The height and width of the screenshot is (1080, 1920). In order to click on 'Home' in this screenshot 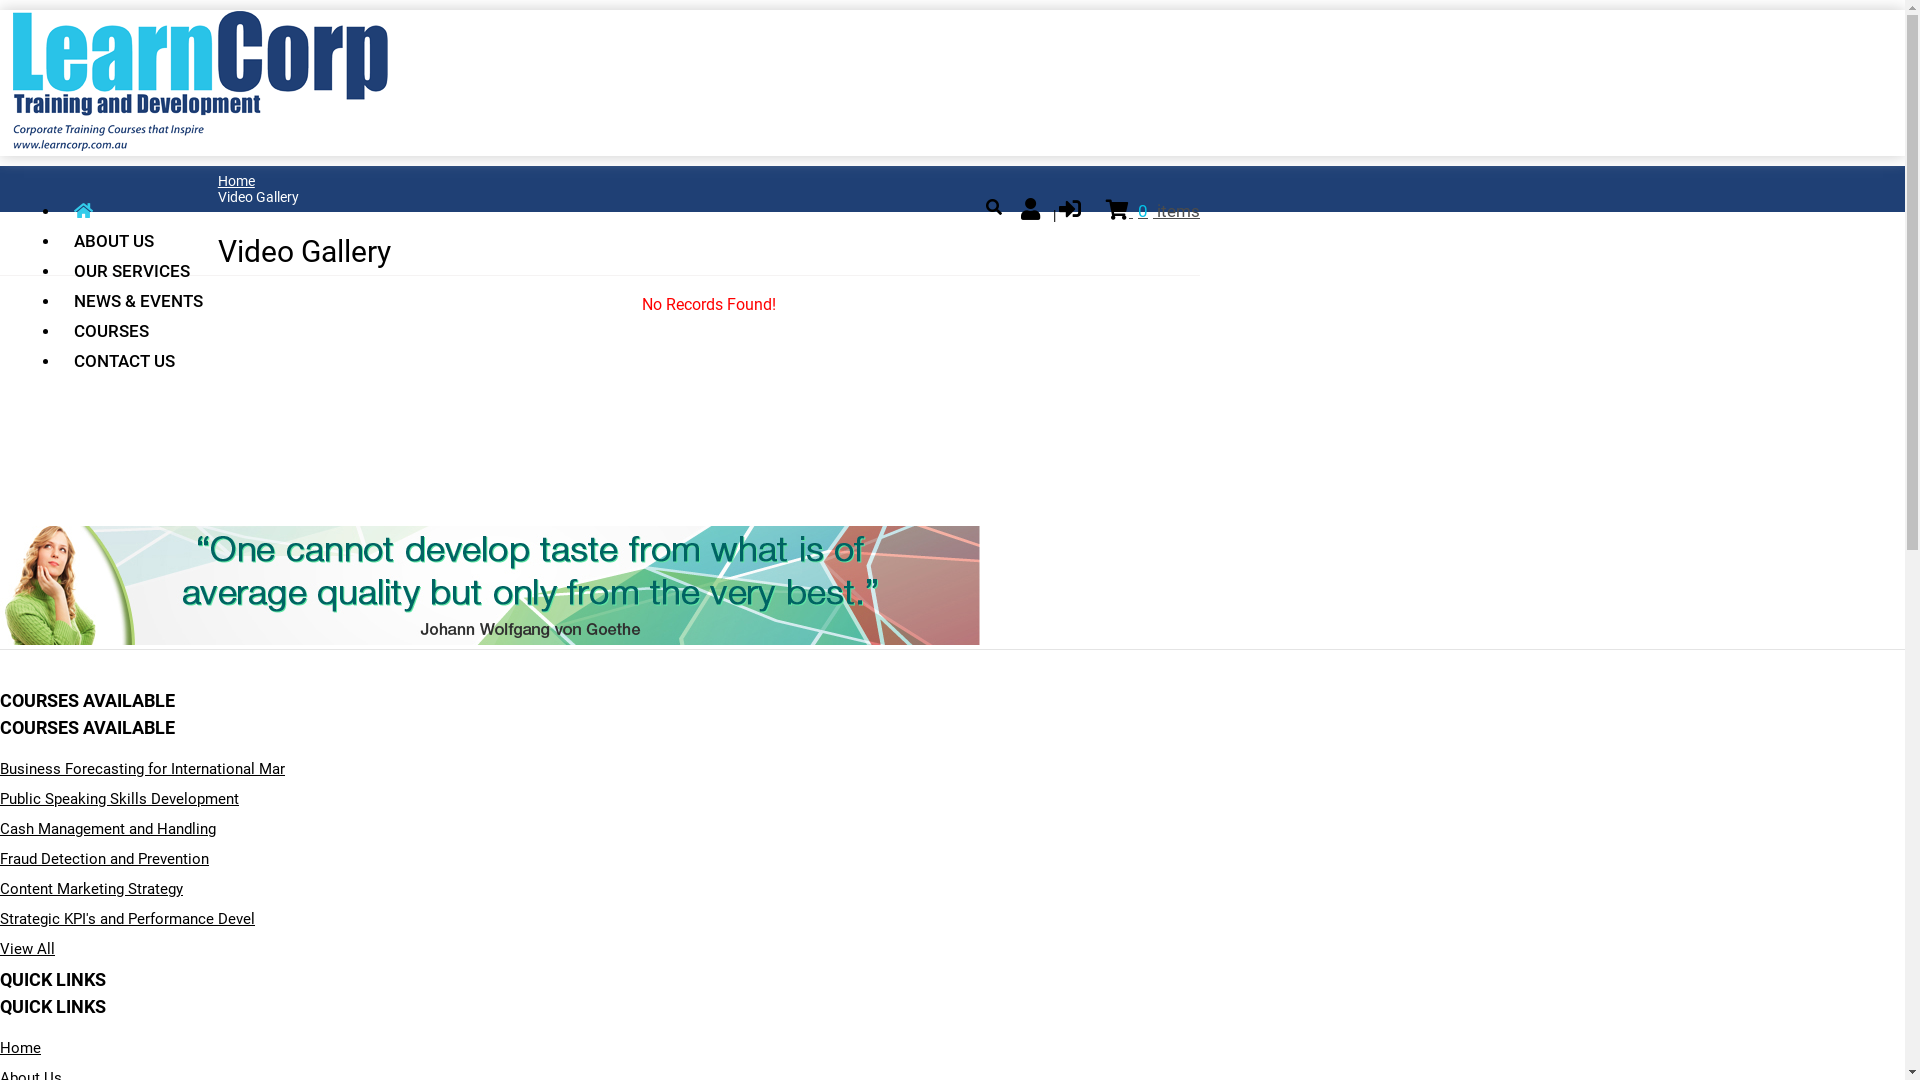, I will do `click(236, 181)`.